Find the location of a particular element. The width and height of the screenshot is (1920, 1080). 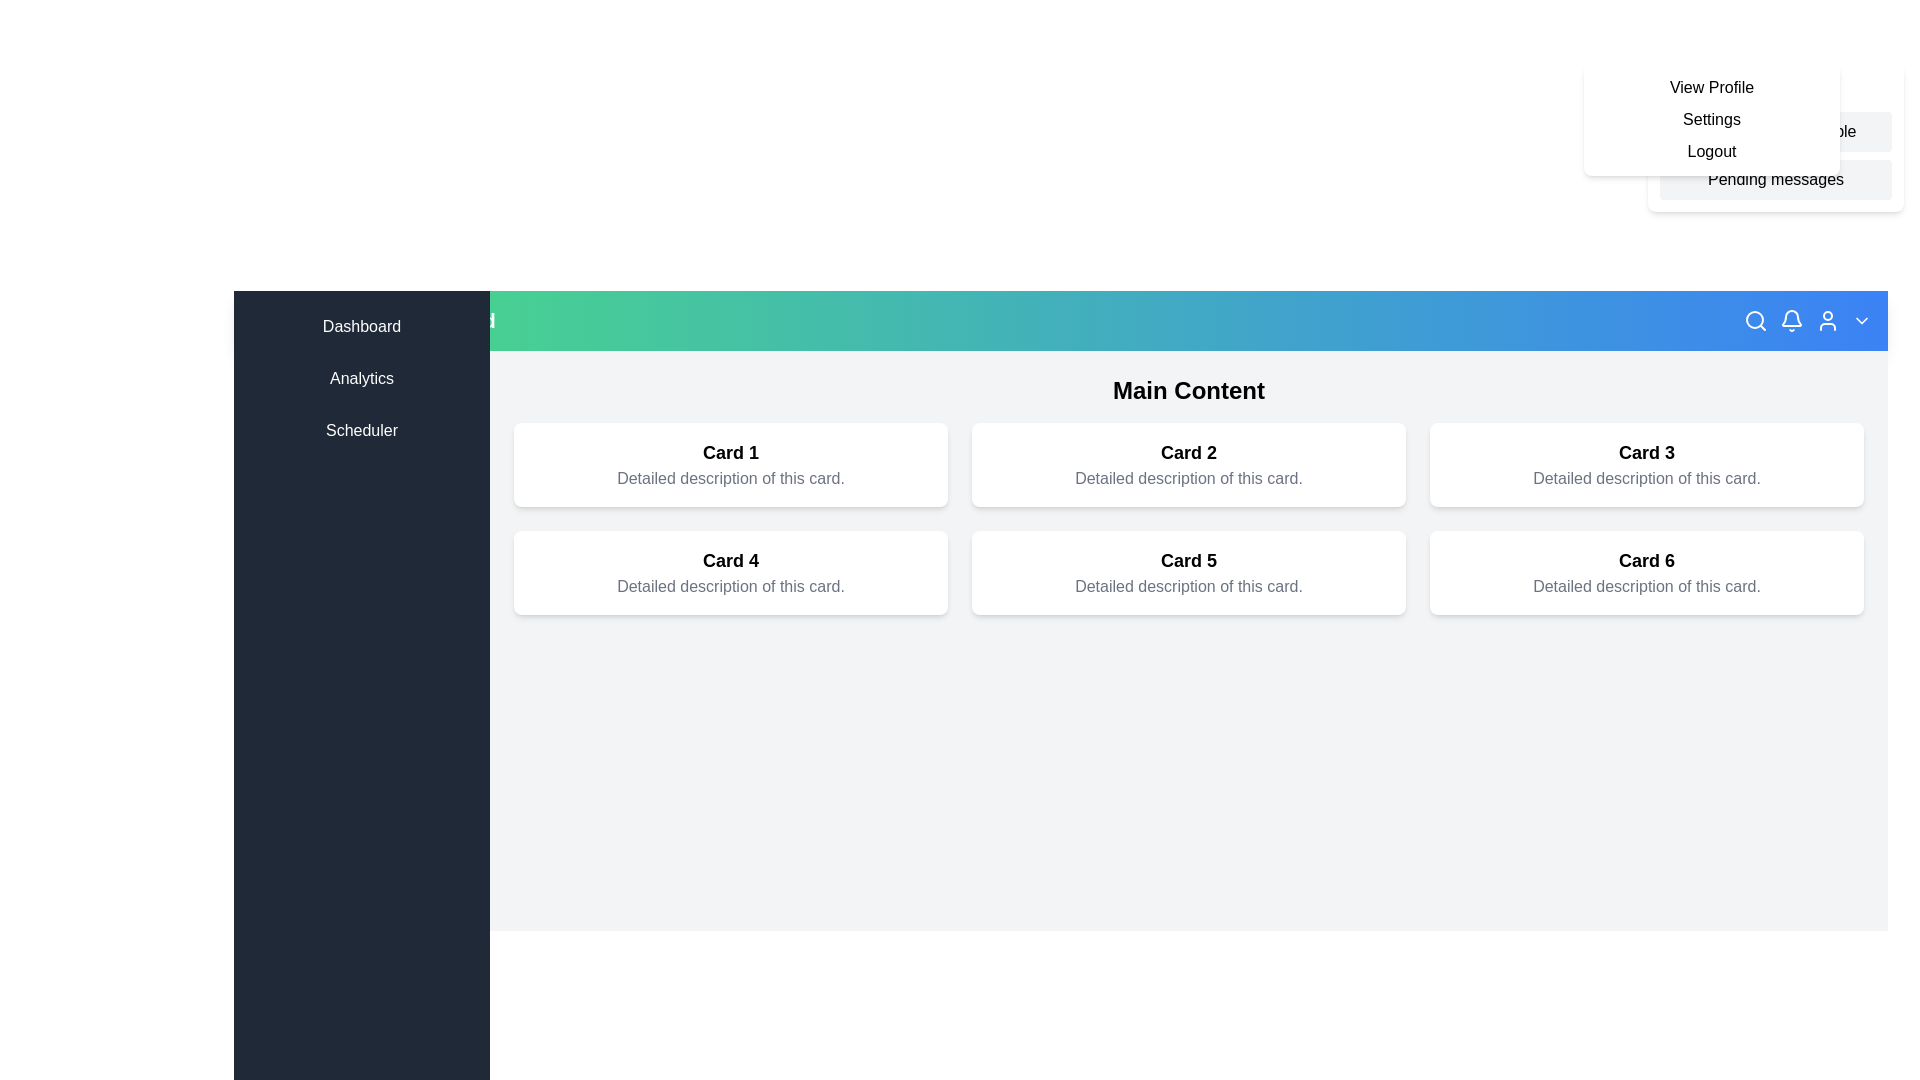

the text label that provides supplementary information for 'Card 2', located directly below its title in the second card of the top row is located at coordinates (1189, 478).